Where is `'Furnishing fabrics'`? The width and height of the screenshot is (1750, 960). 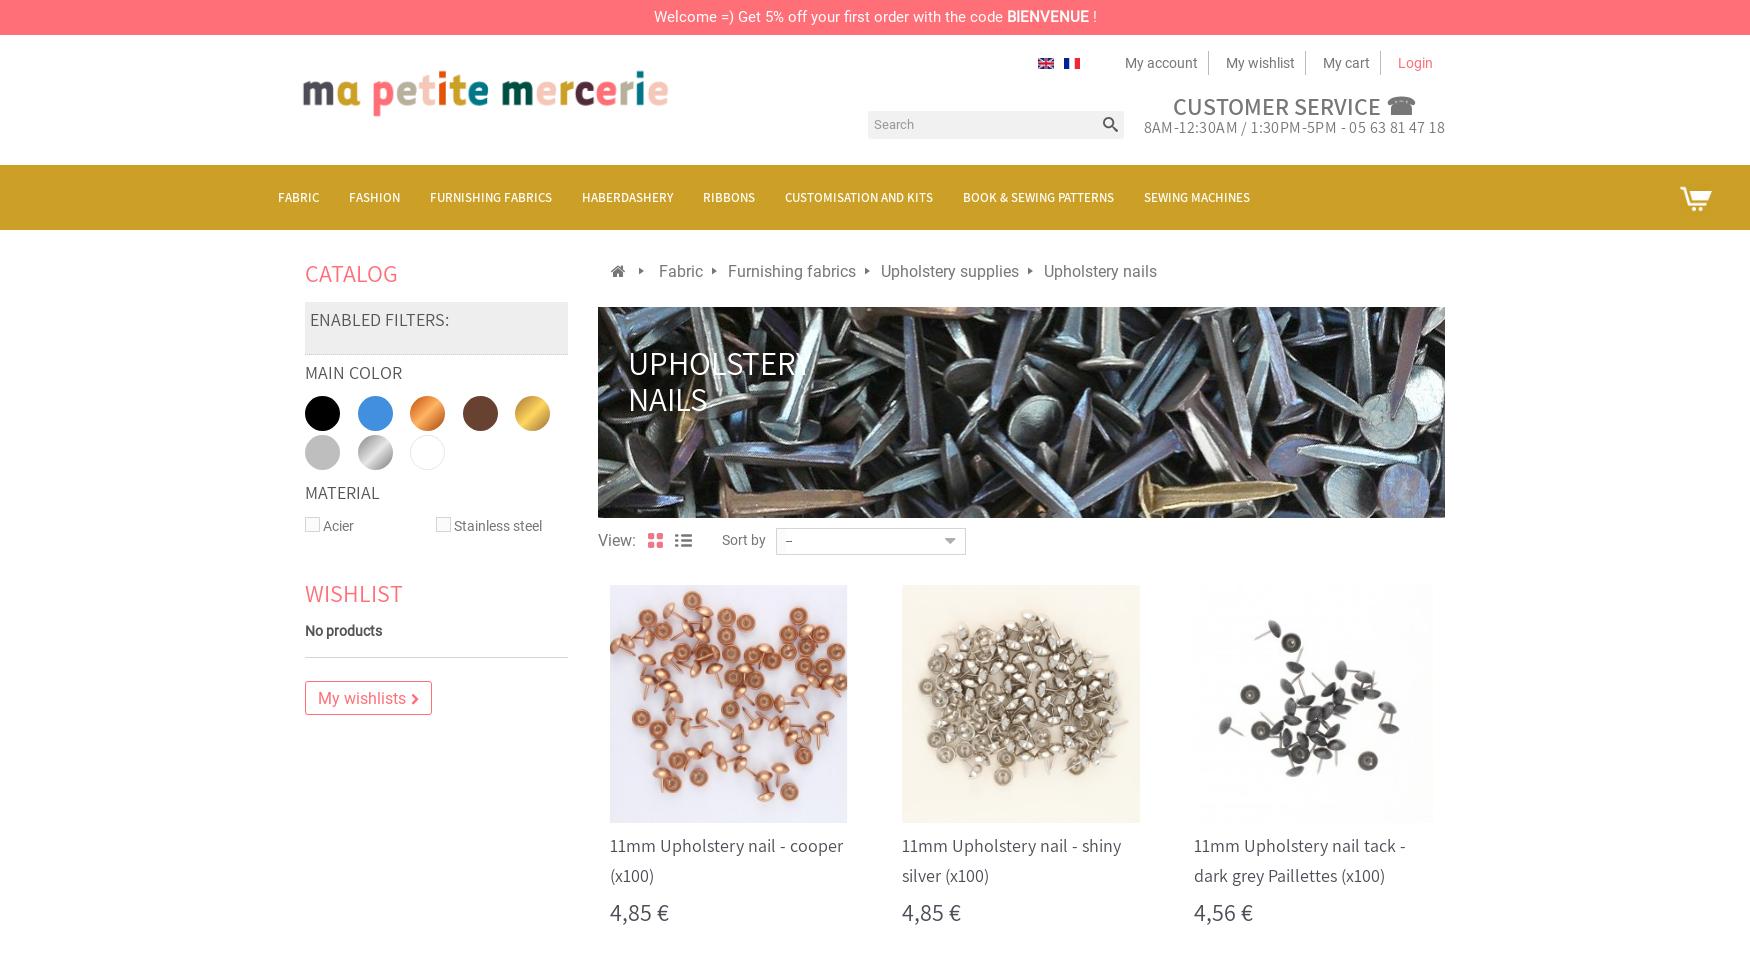
'Furnishing fabrics' is located at coordinates (790, 270).